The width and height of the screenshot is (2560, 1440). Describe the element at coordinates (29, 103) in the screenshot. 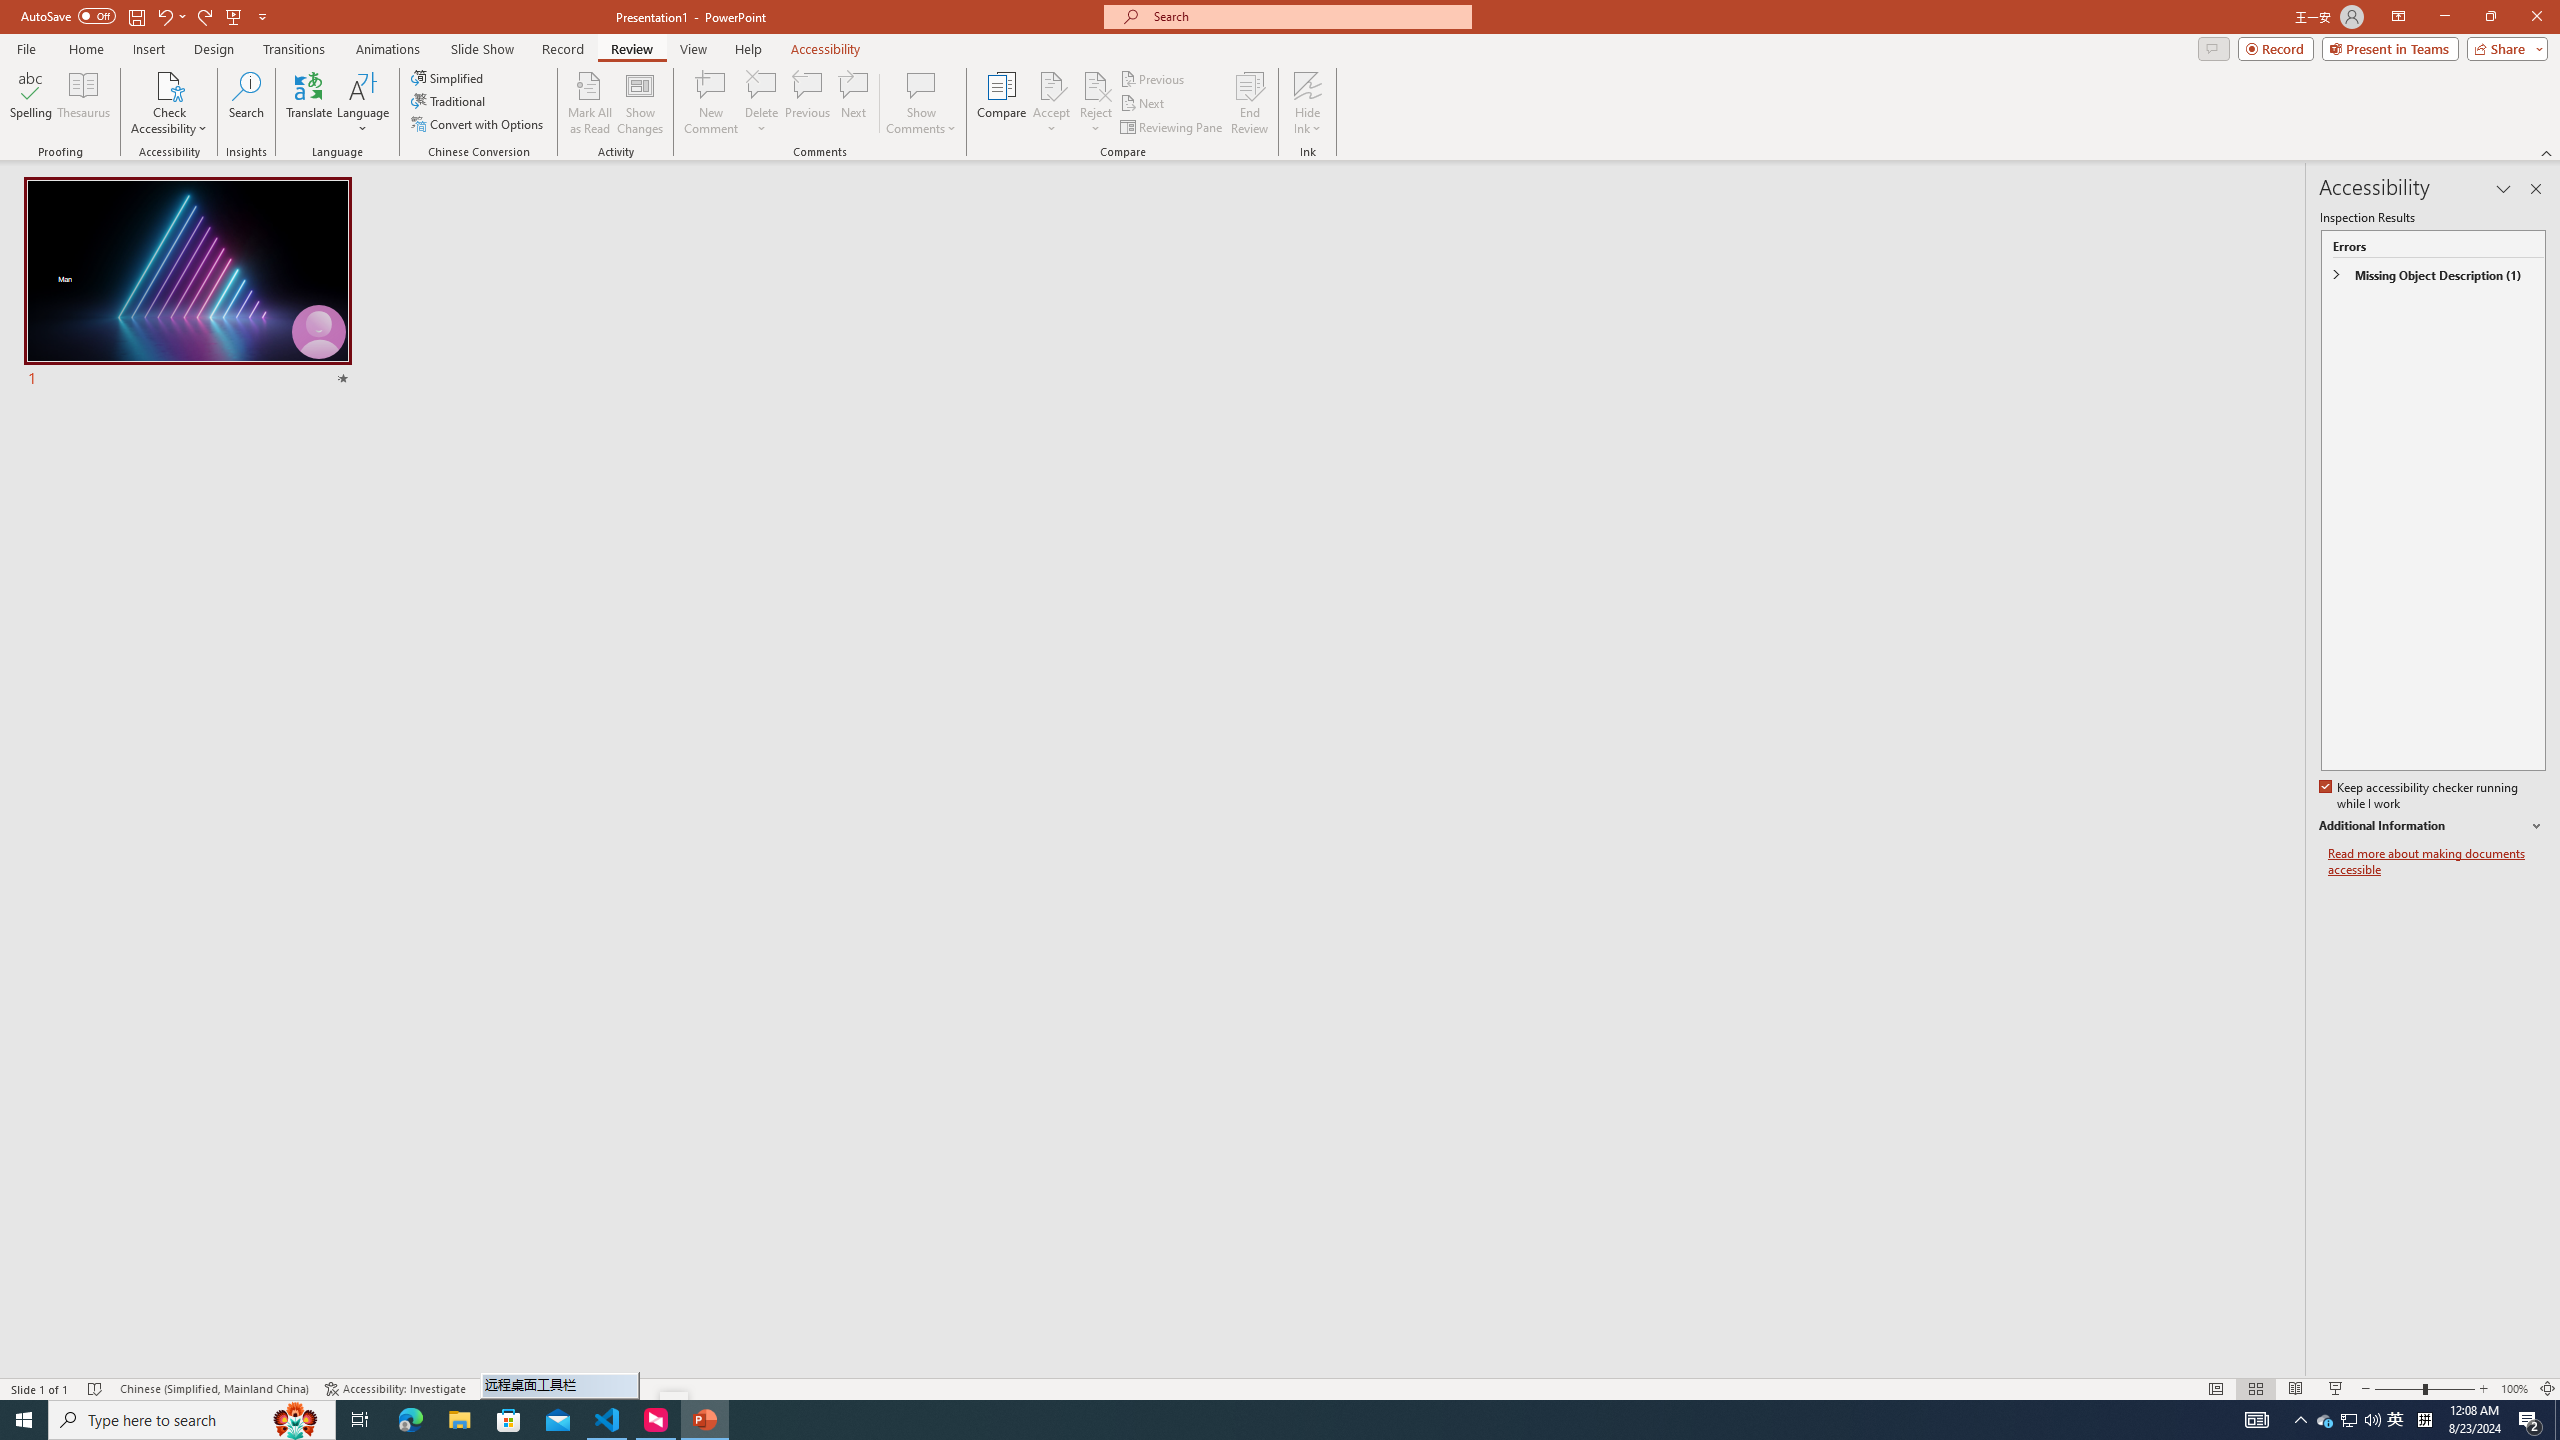

I see `'Spelling...'` at that location.